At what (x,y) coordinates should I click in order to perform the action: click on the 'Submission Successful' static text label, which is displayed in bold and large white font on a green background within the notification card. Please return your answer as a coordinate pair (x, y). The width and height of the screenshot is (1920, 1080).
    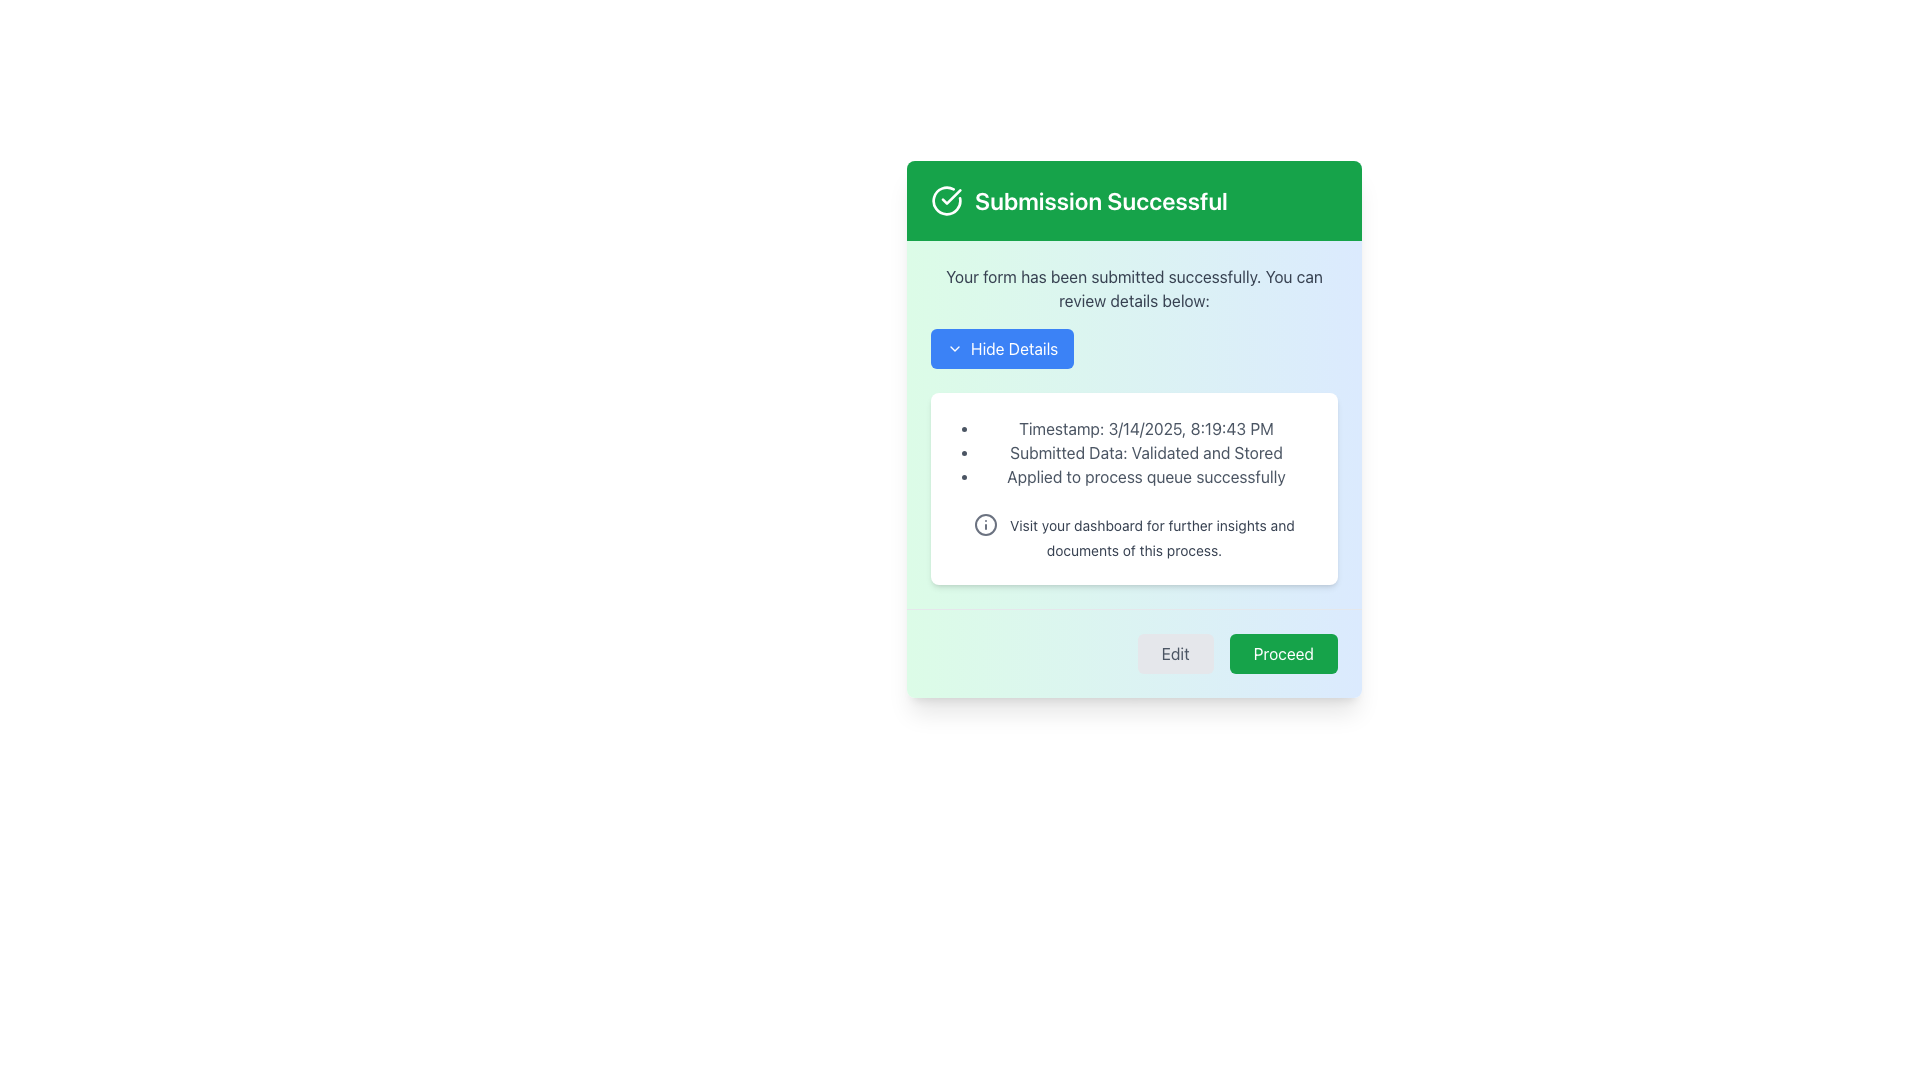
    Looking at the image, I should click on (1100, 200).